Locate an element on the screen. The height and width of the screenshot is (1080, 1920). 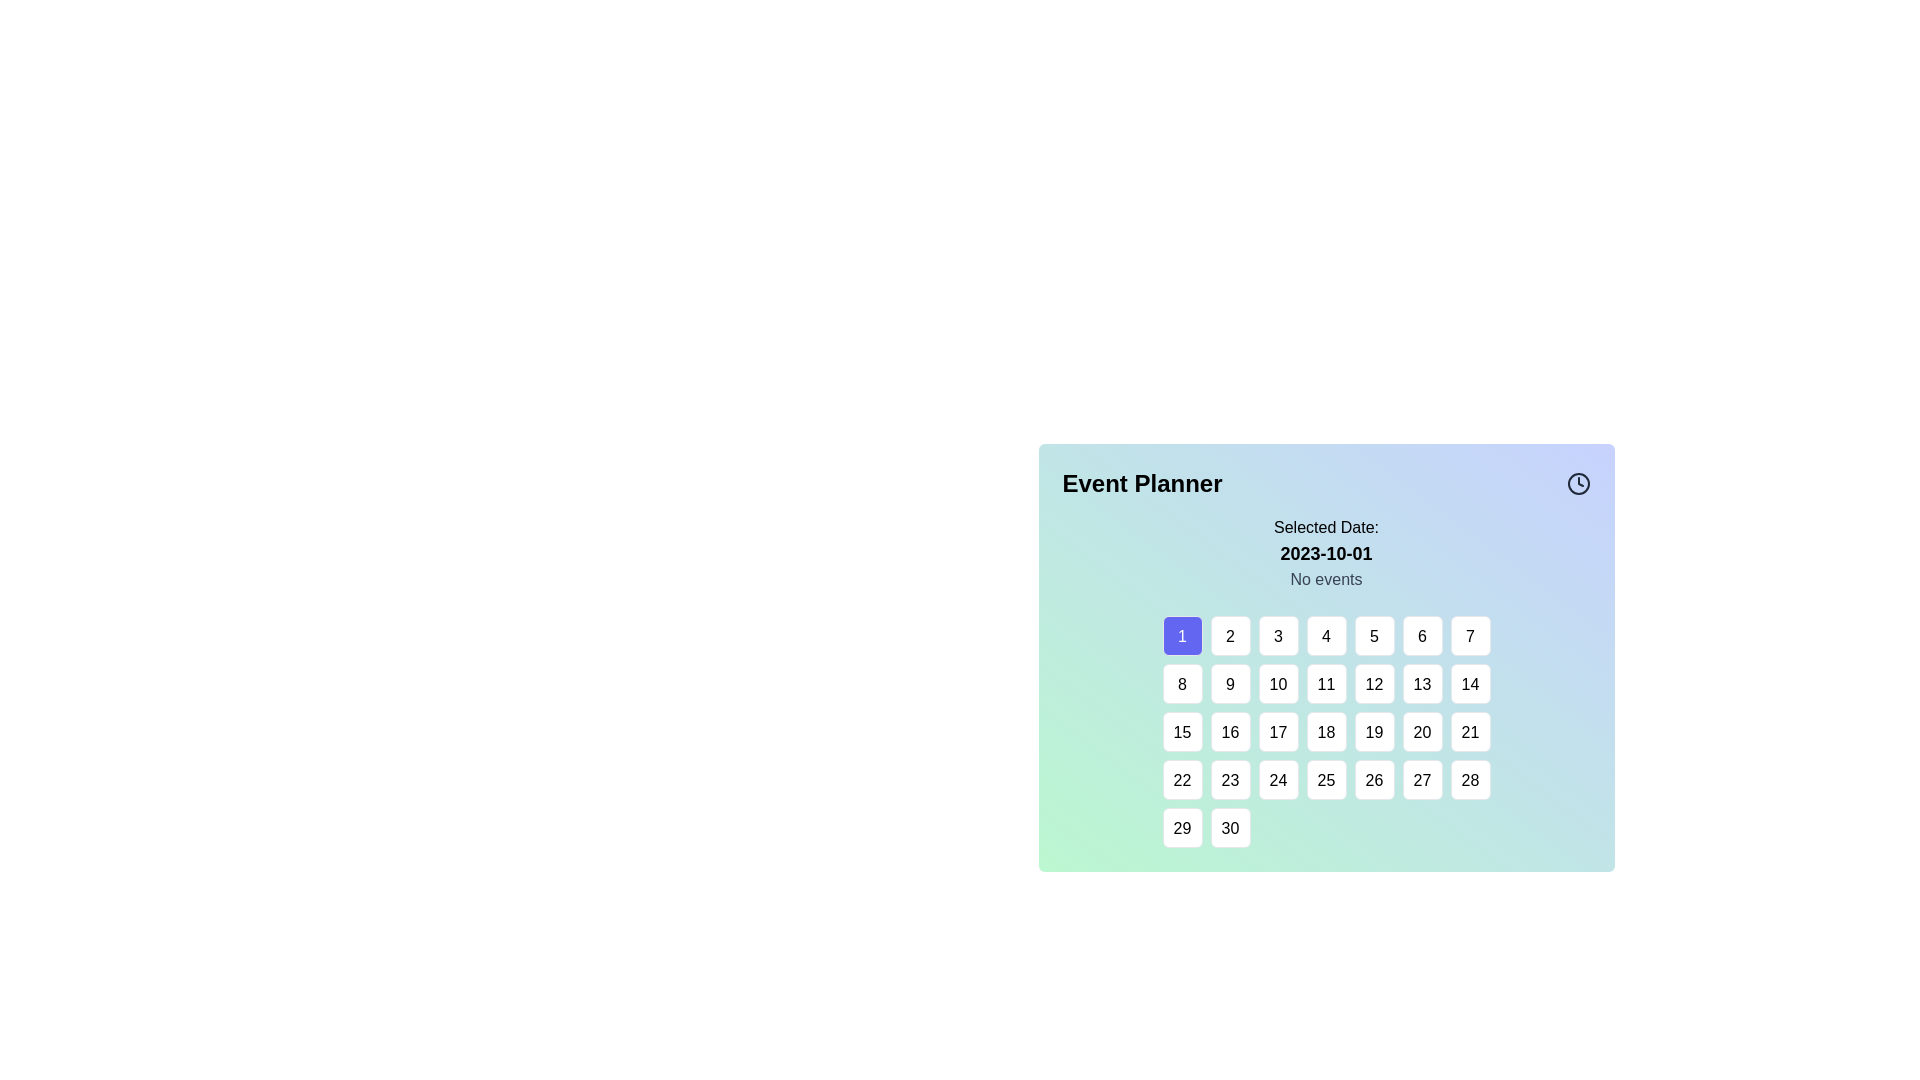
the square-shaped button labeled '3' with a white background and black text is located at coordinates (1277, 636).